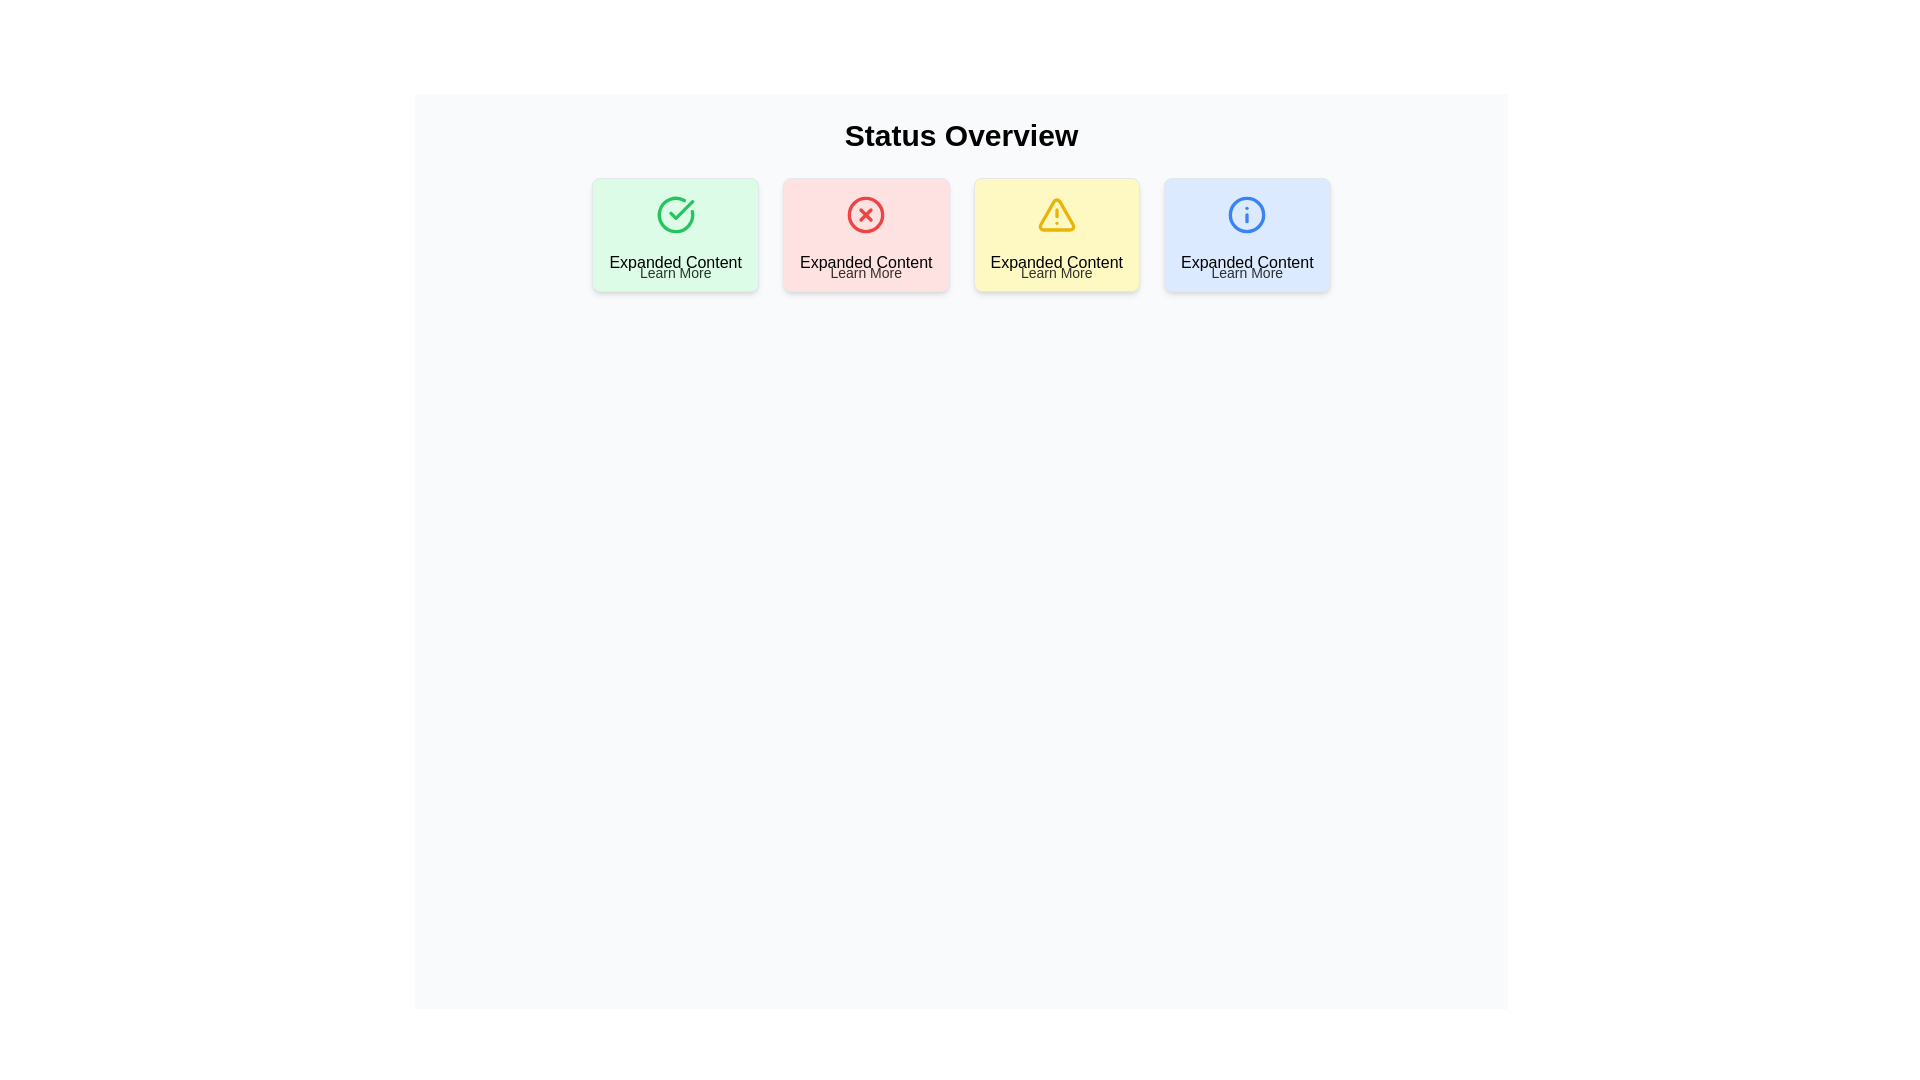 The image size is (1920, 1080). Describe the element at coordinates (1246, 215) in the screenshot. I see `the informational icon located at the center of the fourth card in a horizontally aligned group of four cards` at that location.